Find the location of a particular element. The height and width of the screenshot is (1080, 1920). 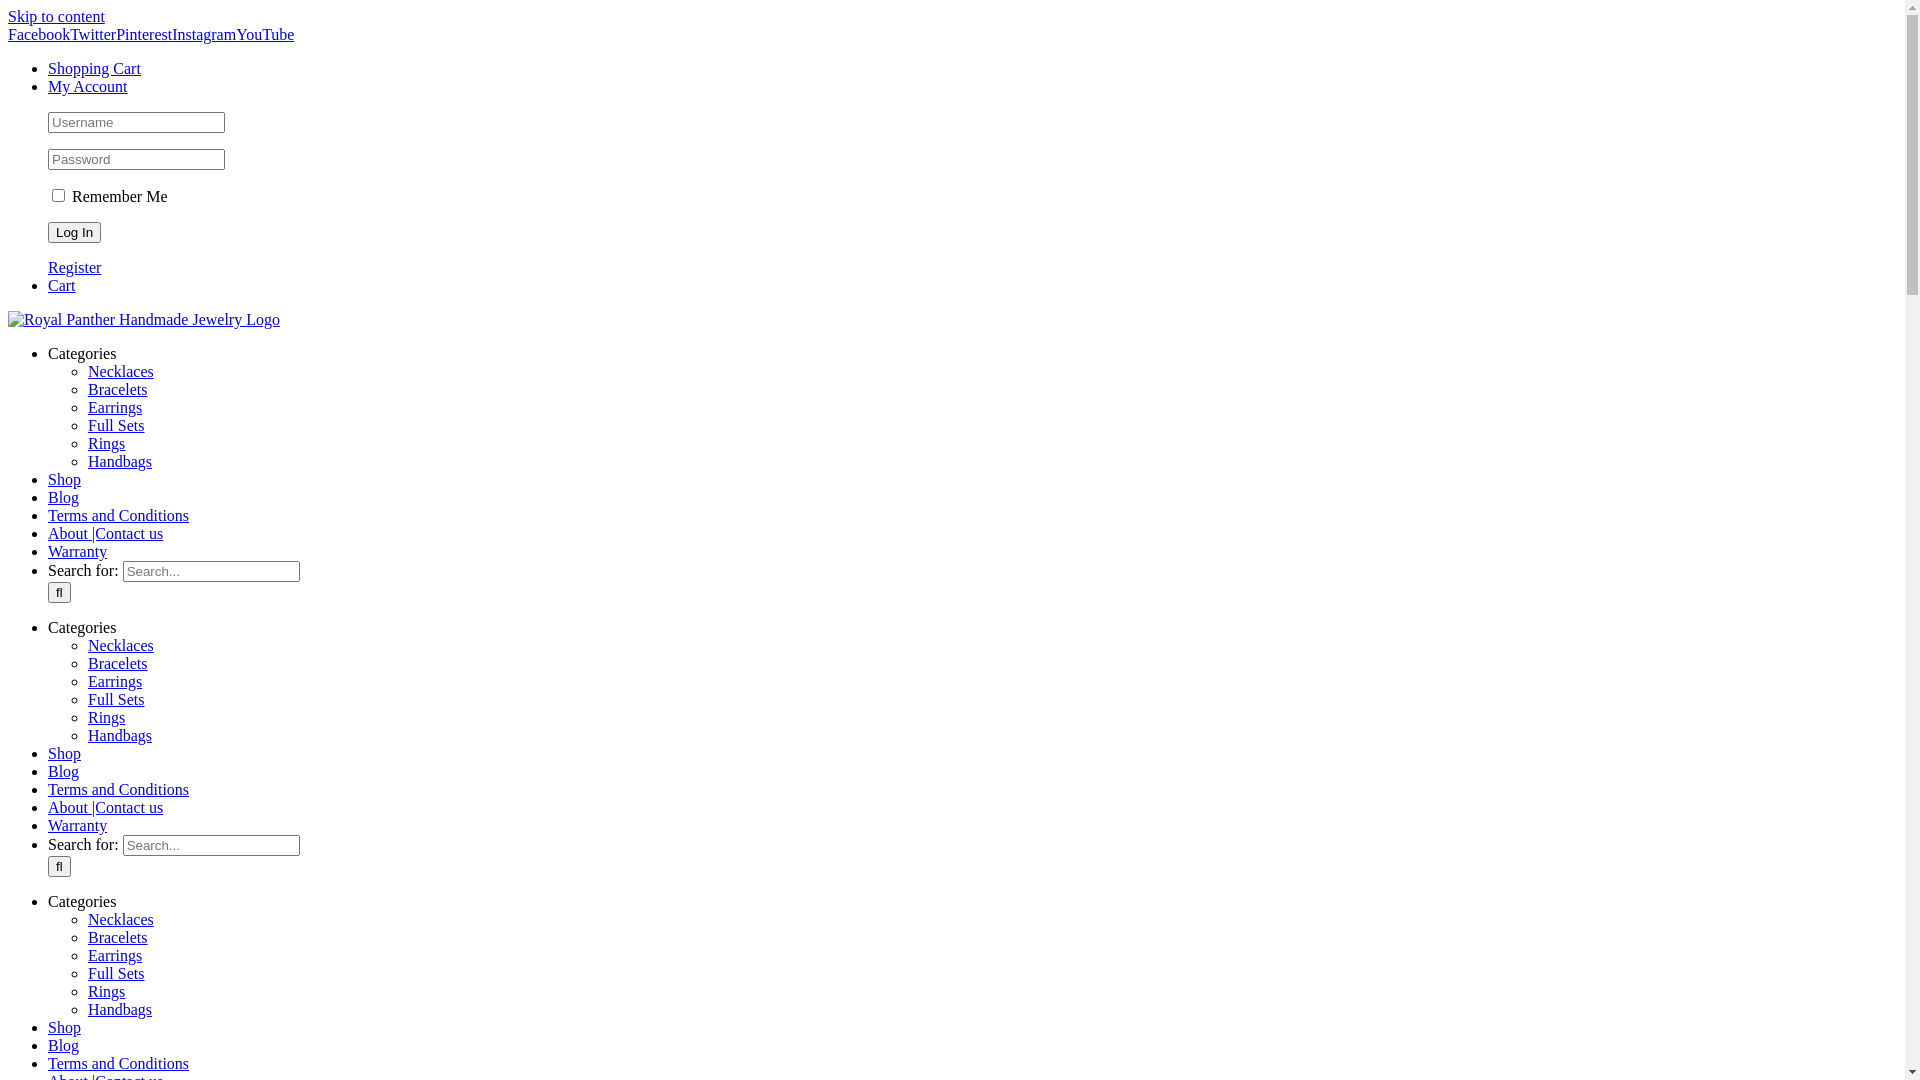

'Log In' is located at coordinates (74, 231).